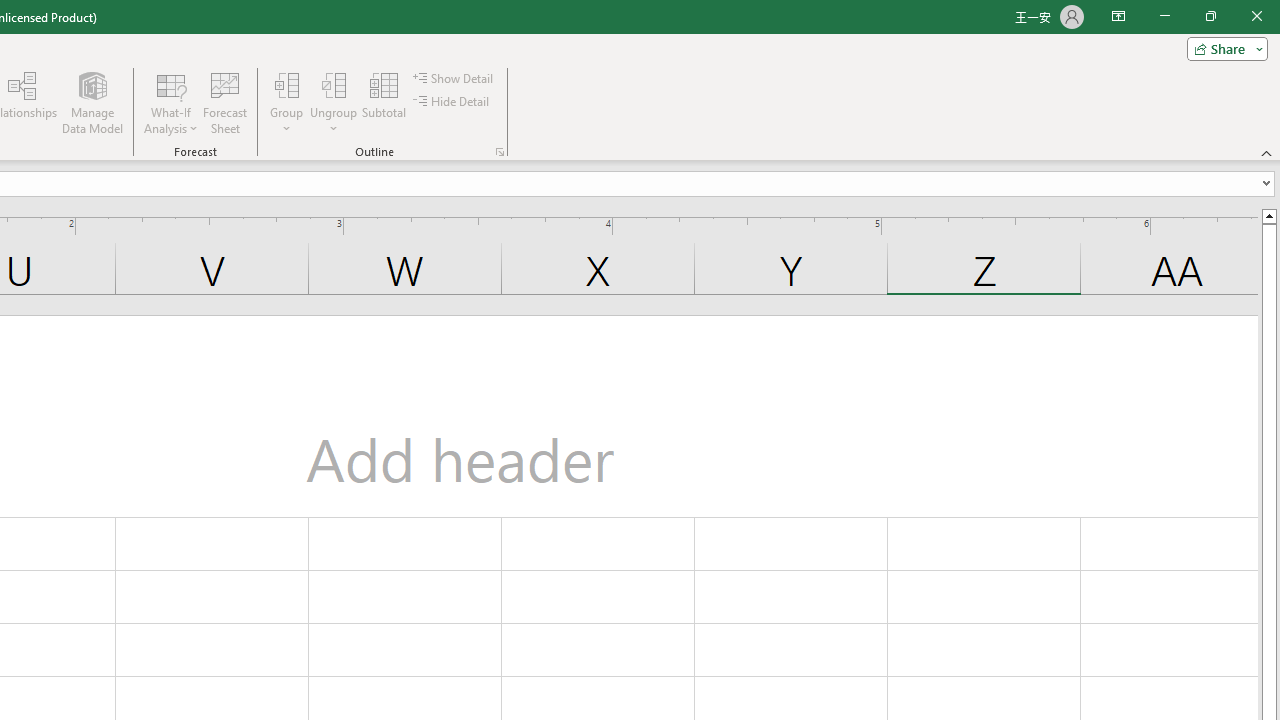 The width and height of the screenshot is (1280, 720). What do you see at coordinates (334, 84) in the screenshot?
I see `'Ungroup...'` at bounding box center [334, 84].